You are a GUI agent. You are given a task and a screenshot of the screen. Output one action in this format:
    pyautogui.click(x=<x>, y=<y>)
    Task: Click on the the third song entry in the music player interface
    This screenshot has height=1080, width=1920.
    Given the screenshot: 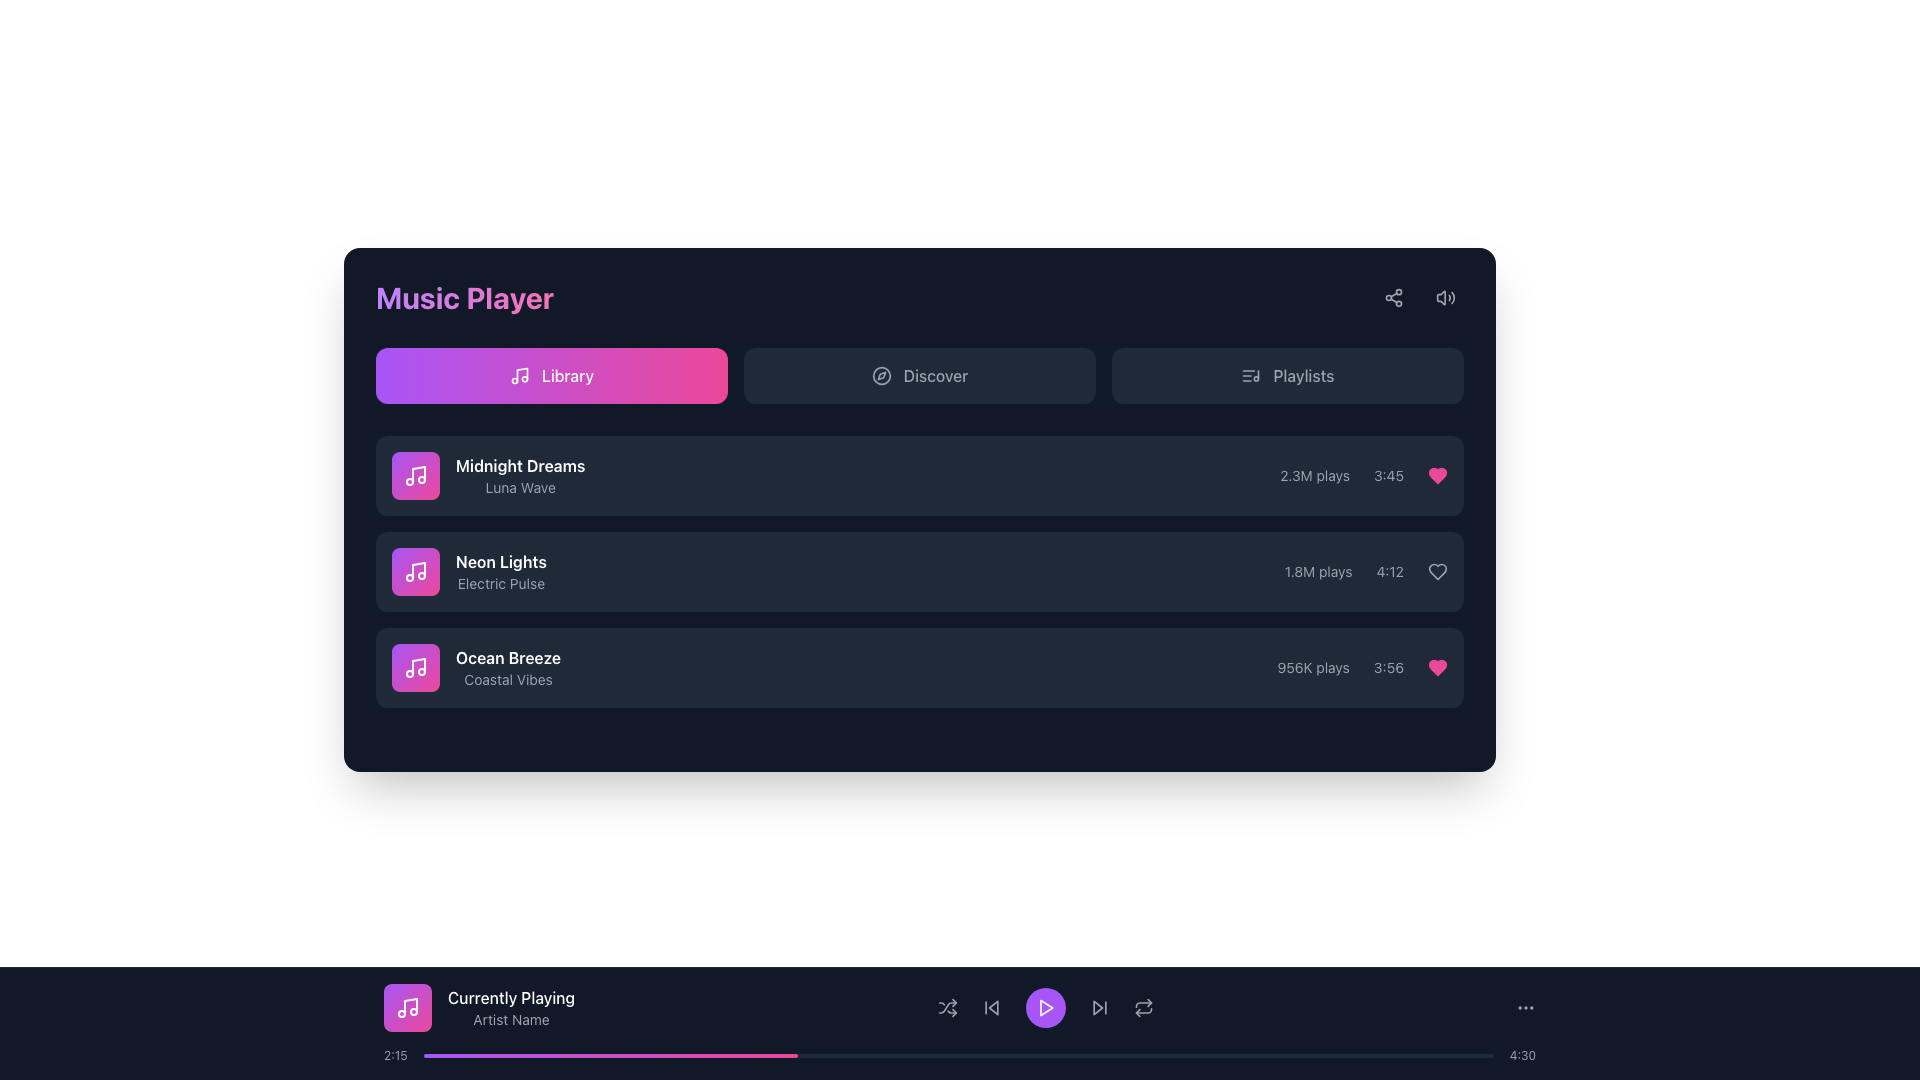 What is the action you would take?
    pyautogui.click(x=919, y=667)
    